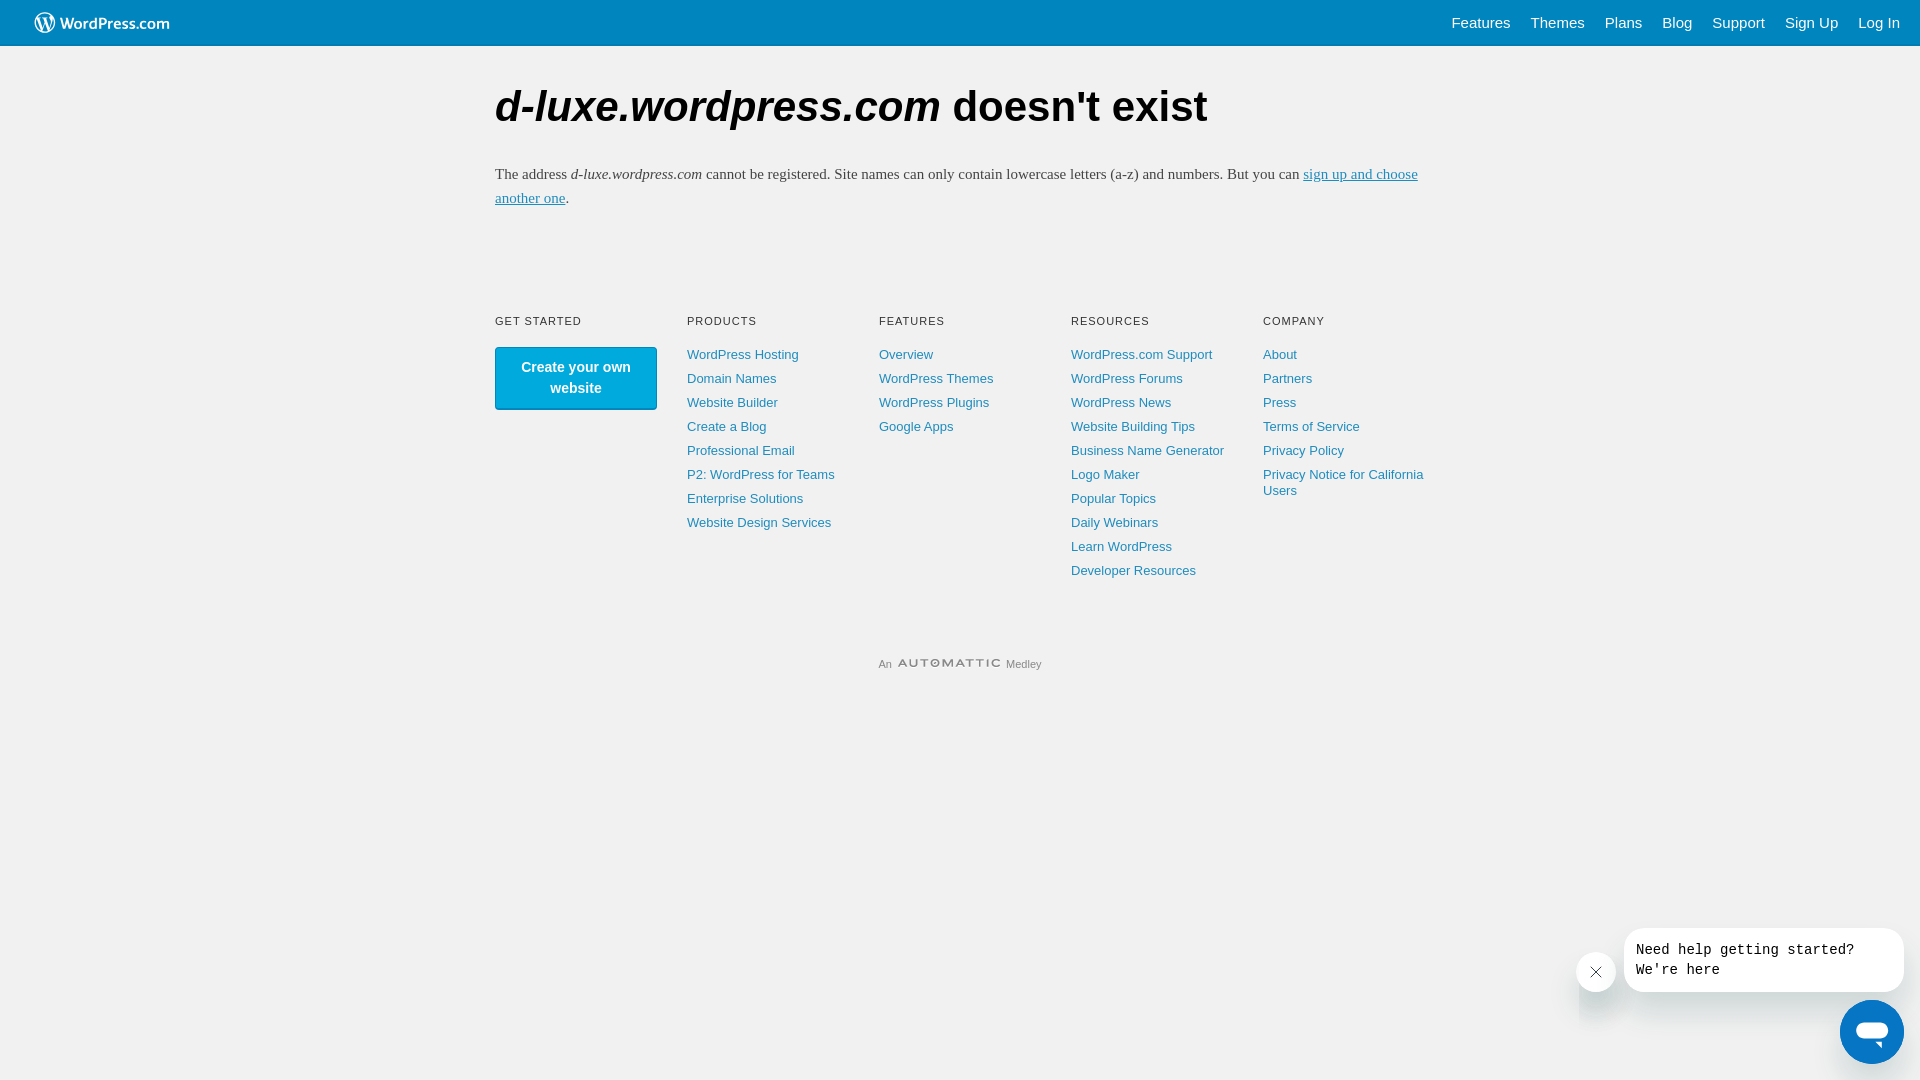 This screenshot has width=1920, height=1080. Describe the element at coordinates (1623, 23) in the screenshot. I see `'Plans'` at that location.